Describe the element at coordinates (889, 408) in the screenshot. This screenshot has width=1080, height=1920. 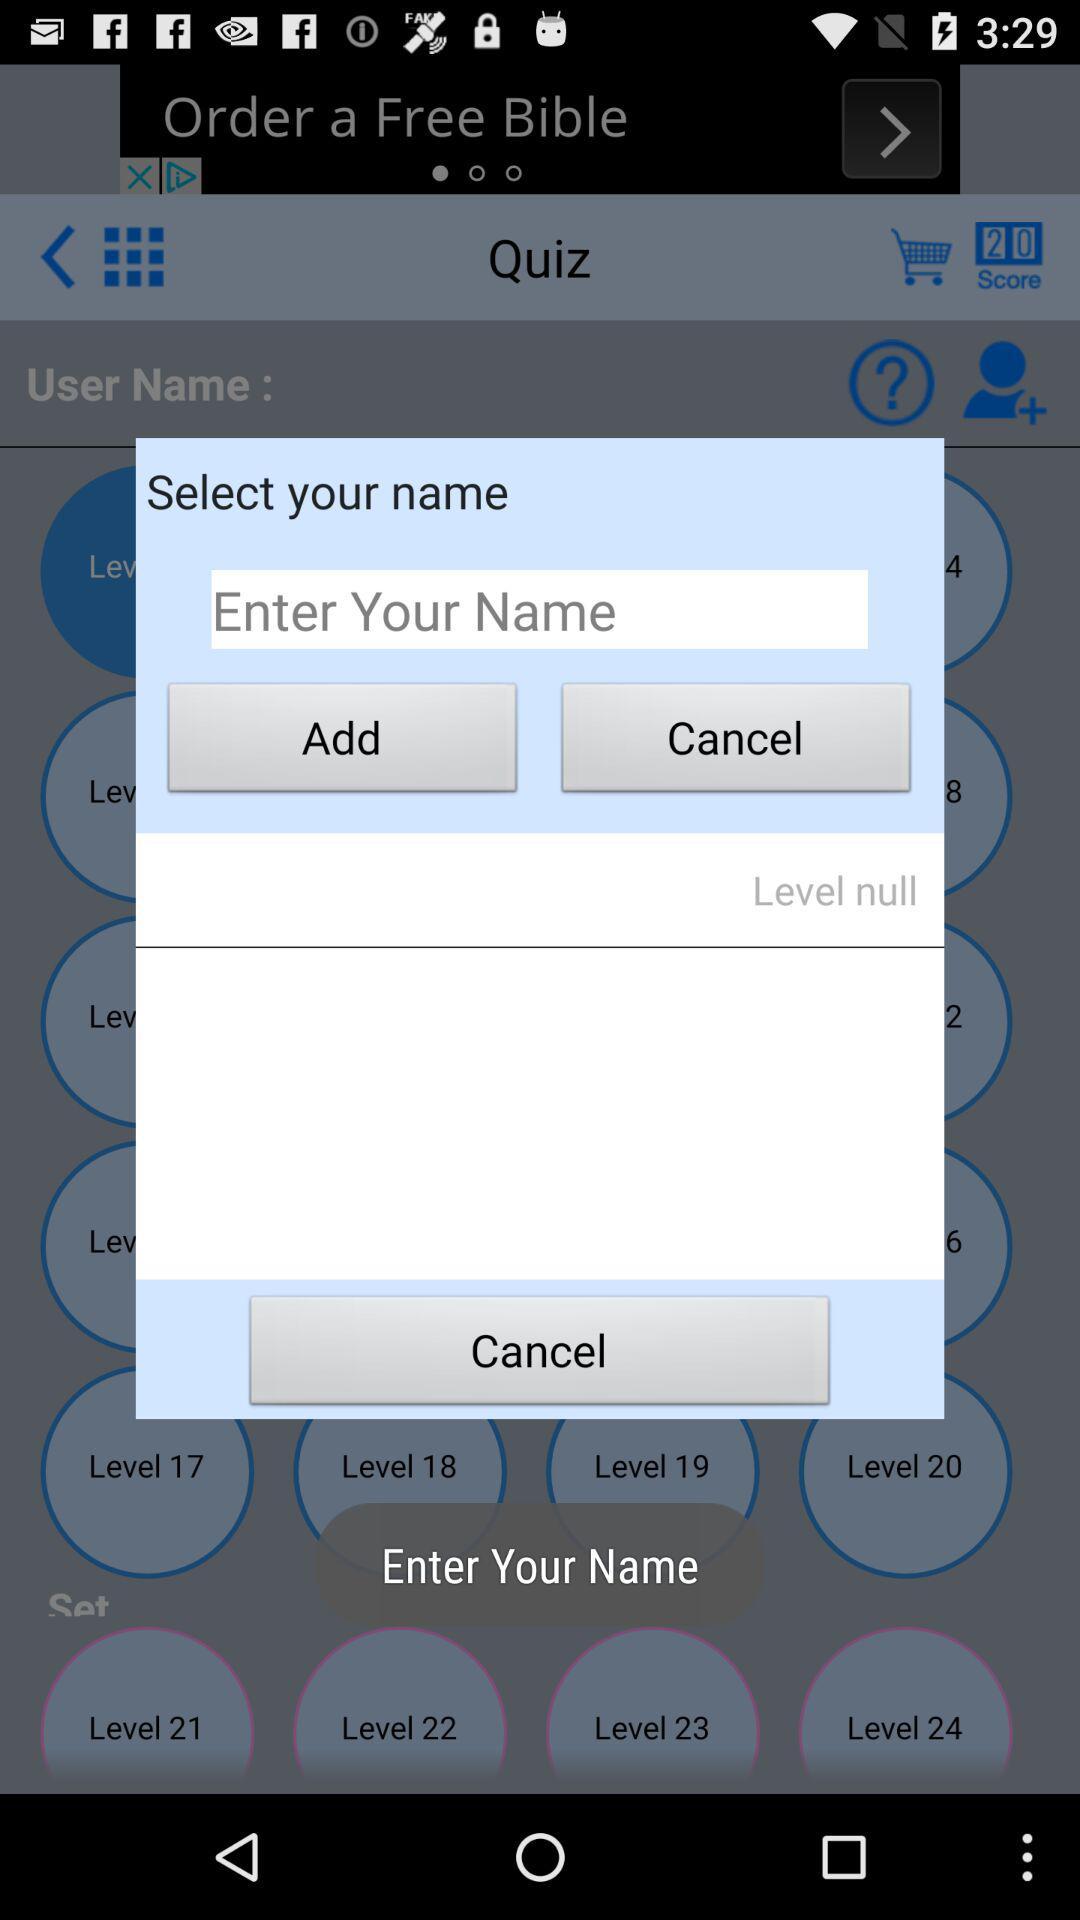
I see `the help icon` at that location.